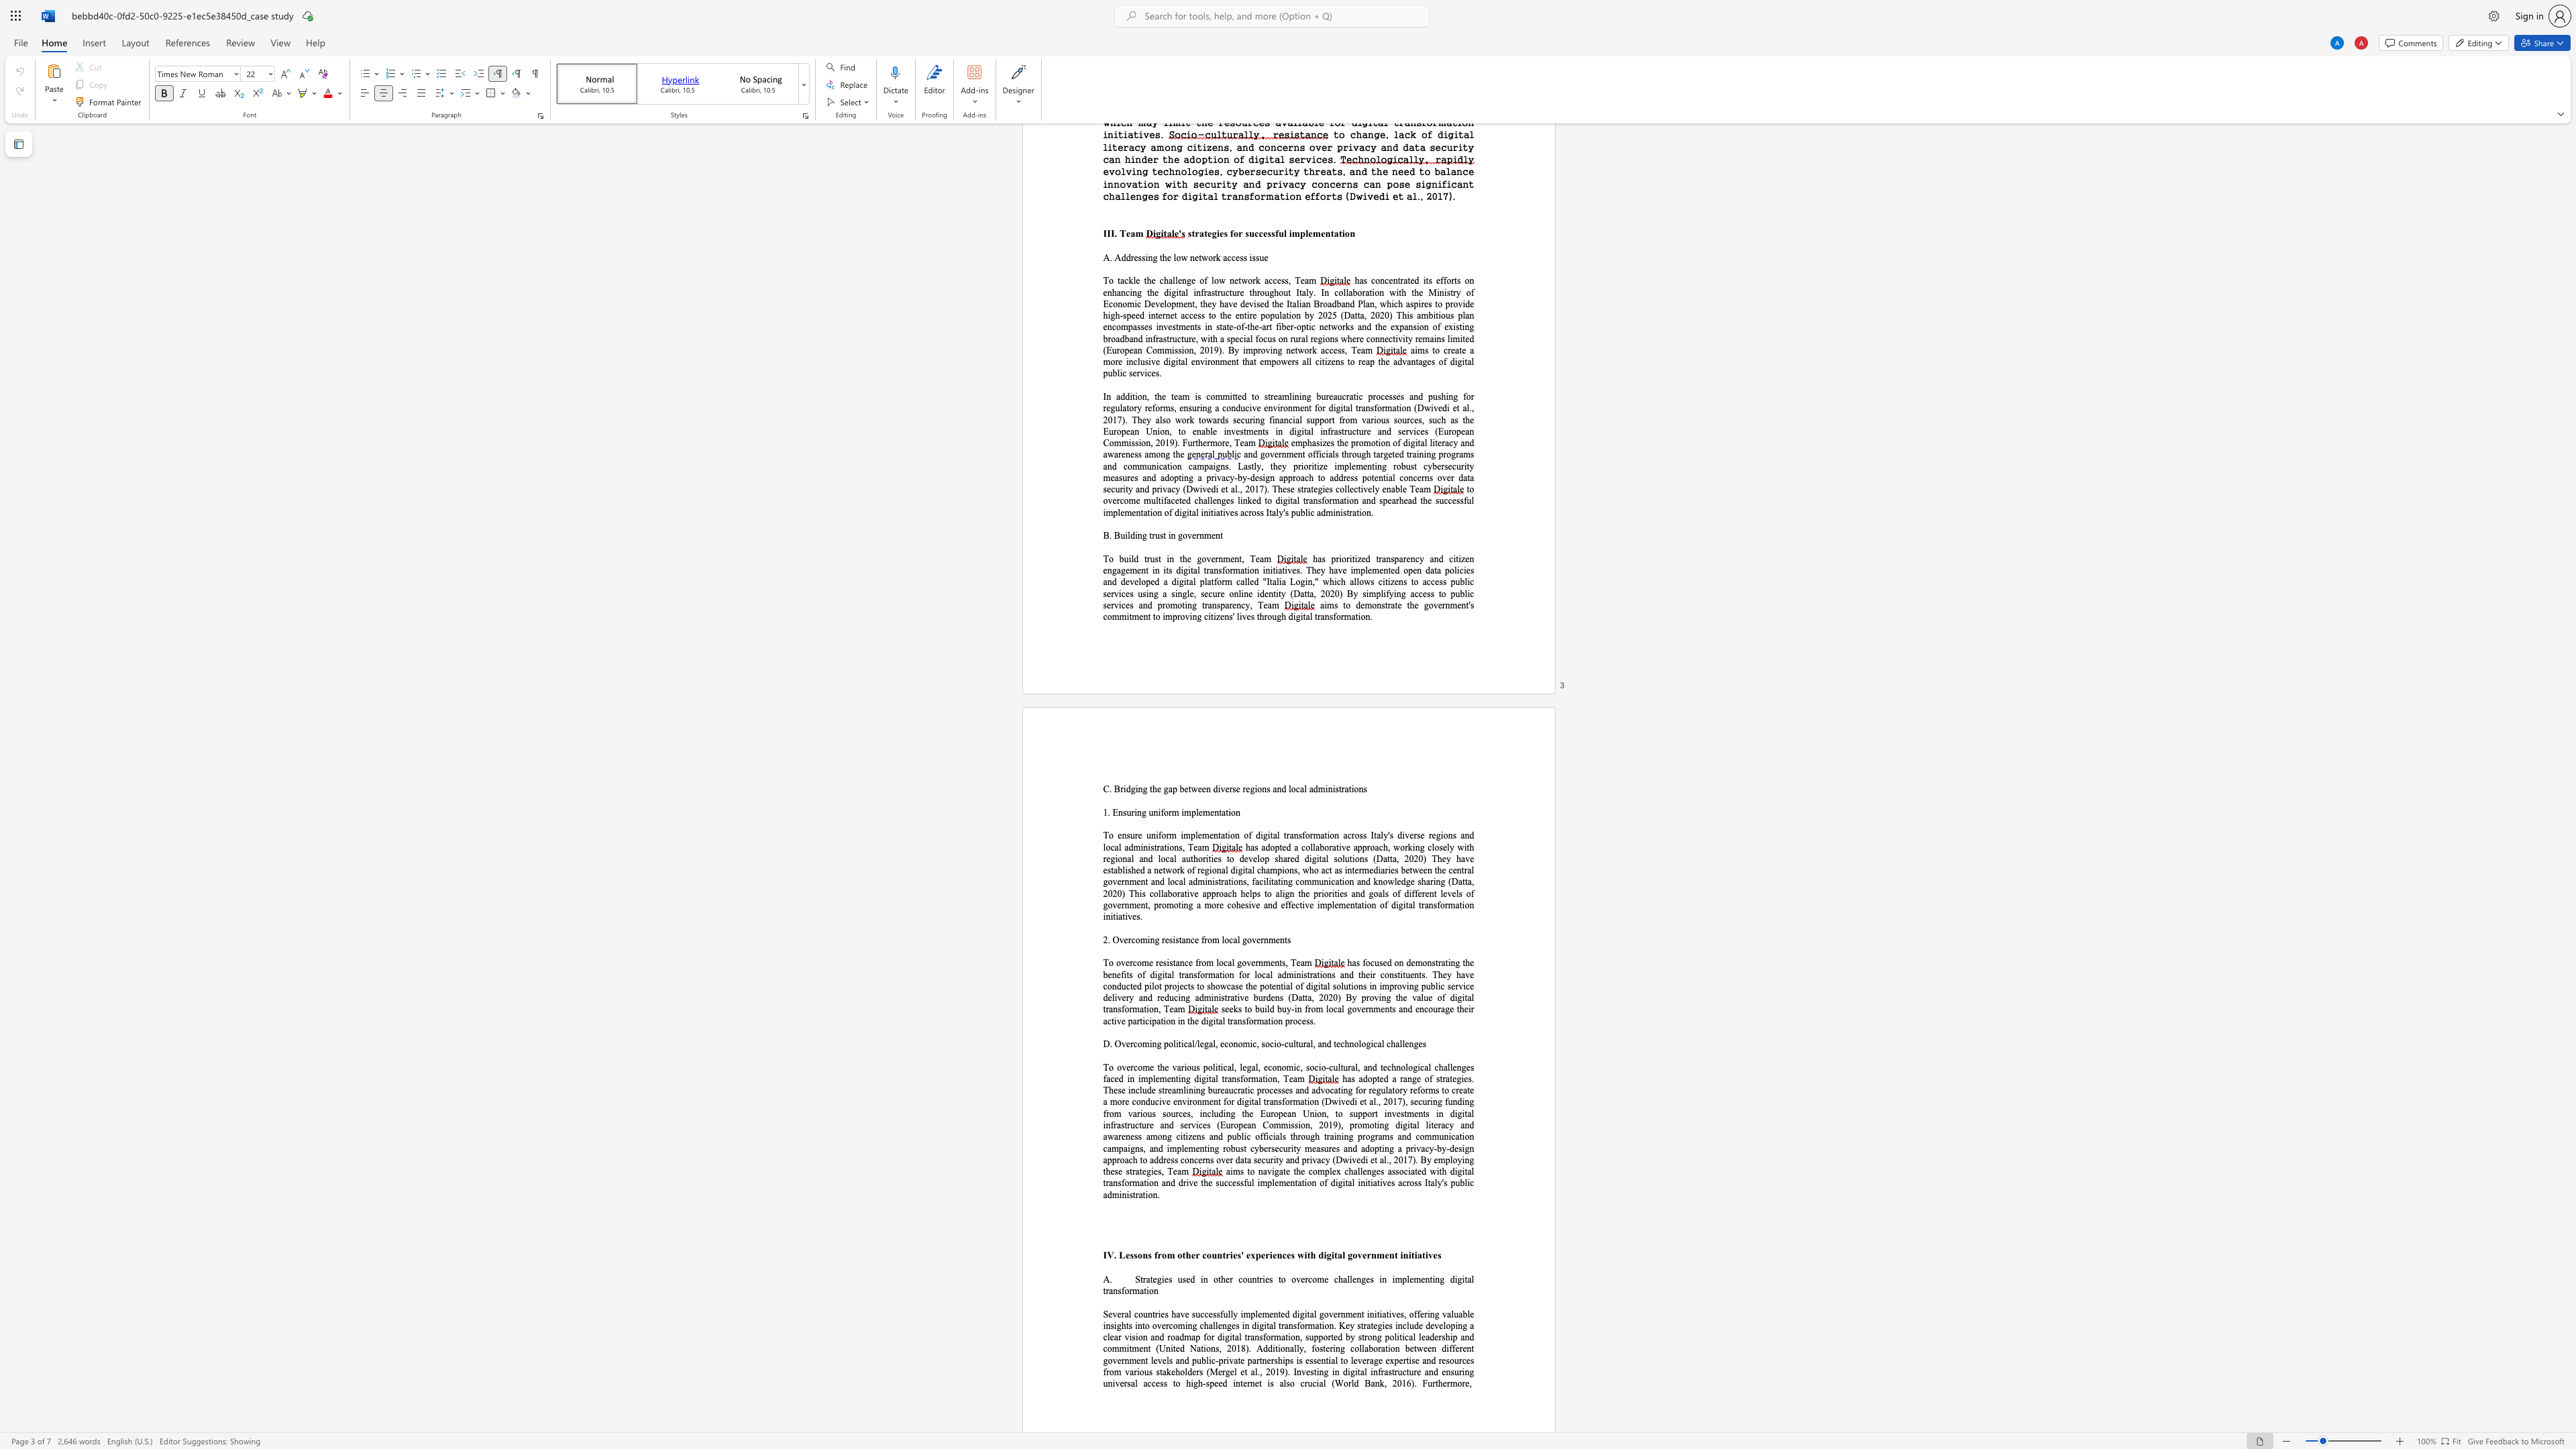 Image resolution: width=2576 pixels, height=1449 pixels. I want to click on the subset text "orm imp" within the text "To ensure uniform implementation of digital transformation across Italy", so click(1160, 835).